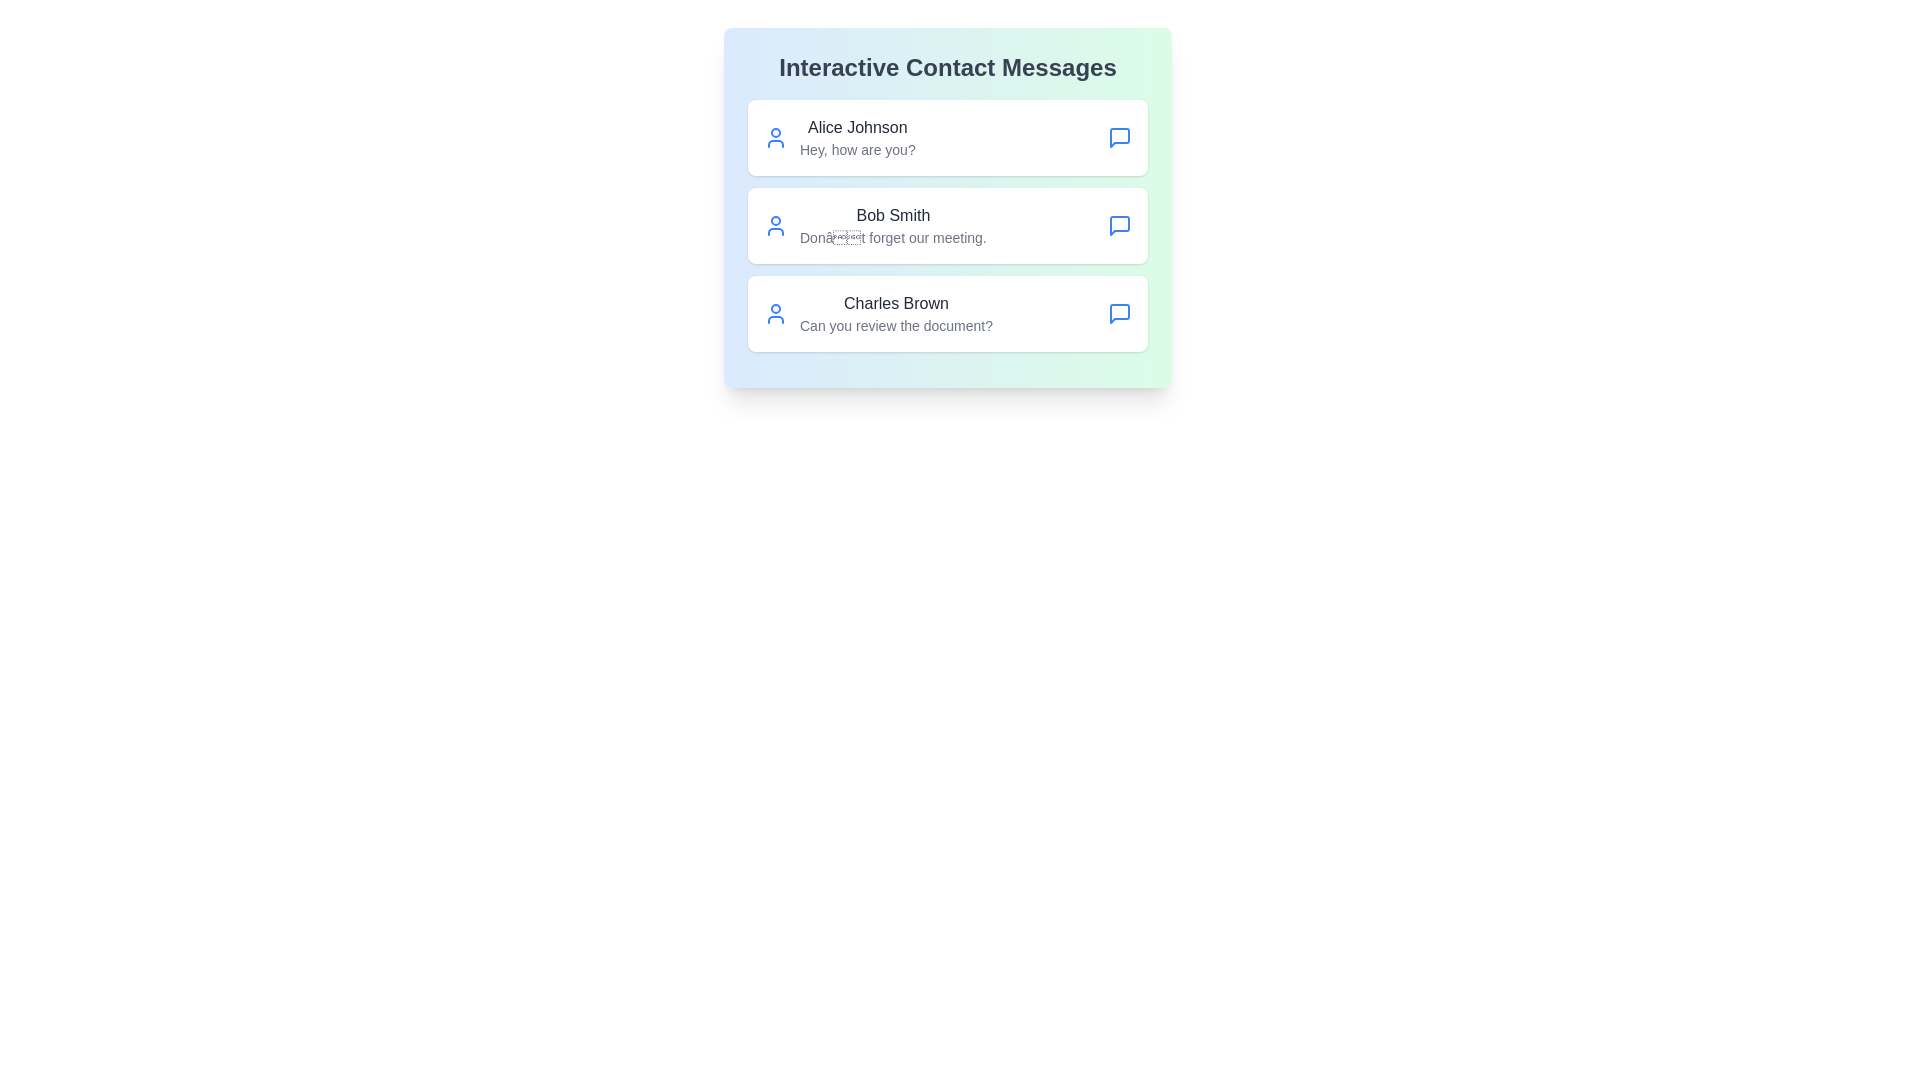 This screenshot has height=1080, width=1920. I want to click on the contact named Charles Brown to observe the hover effect, so click(947, 313).